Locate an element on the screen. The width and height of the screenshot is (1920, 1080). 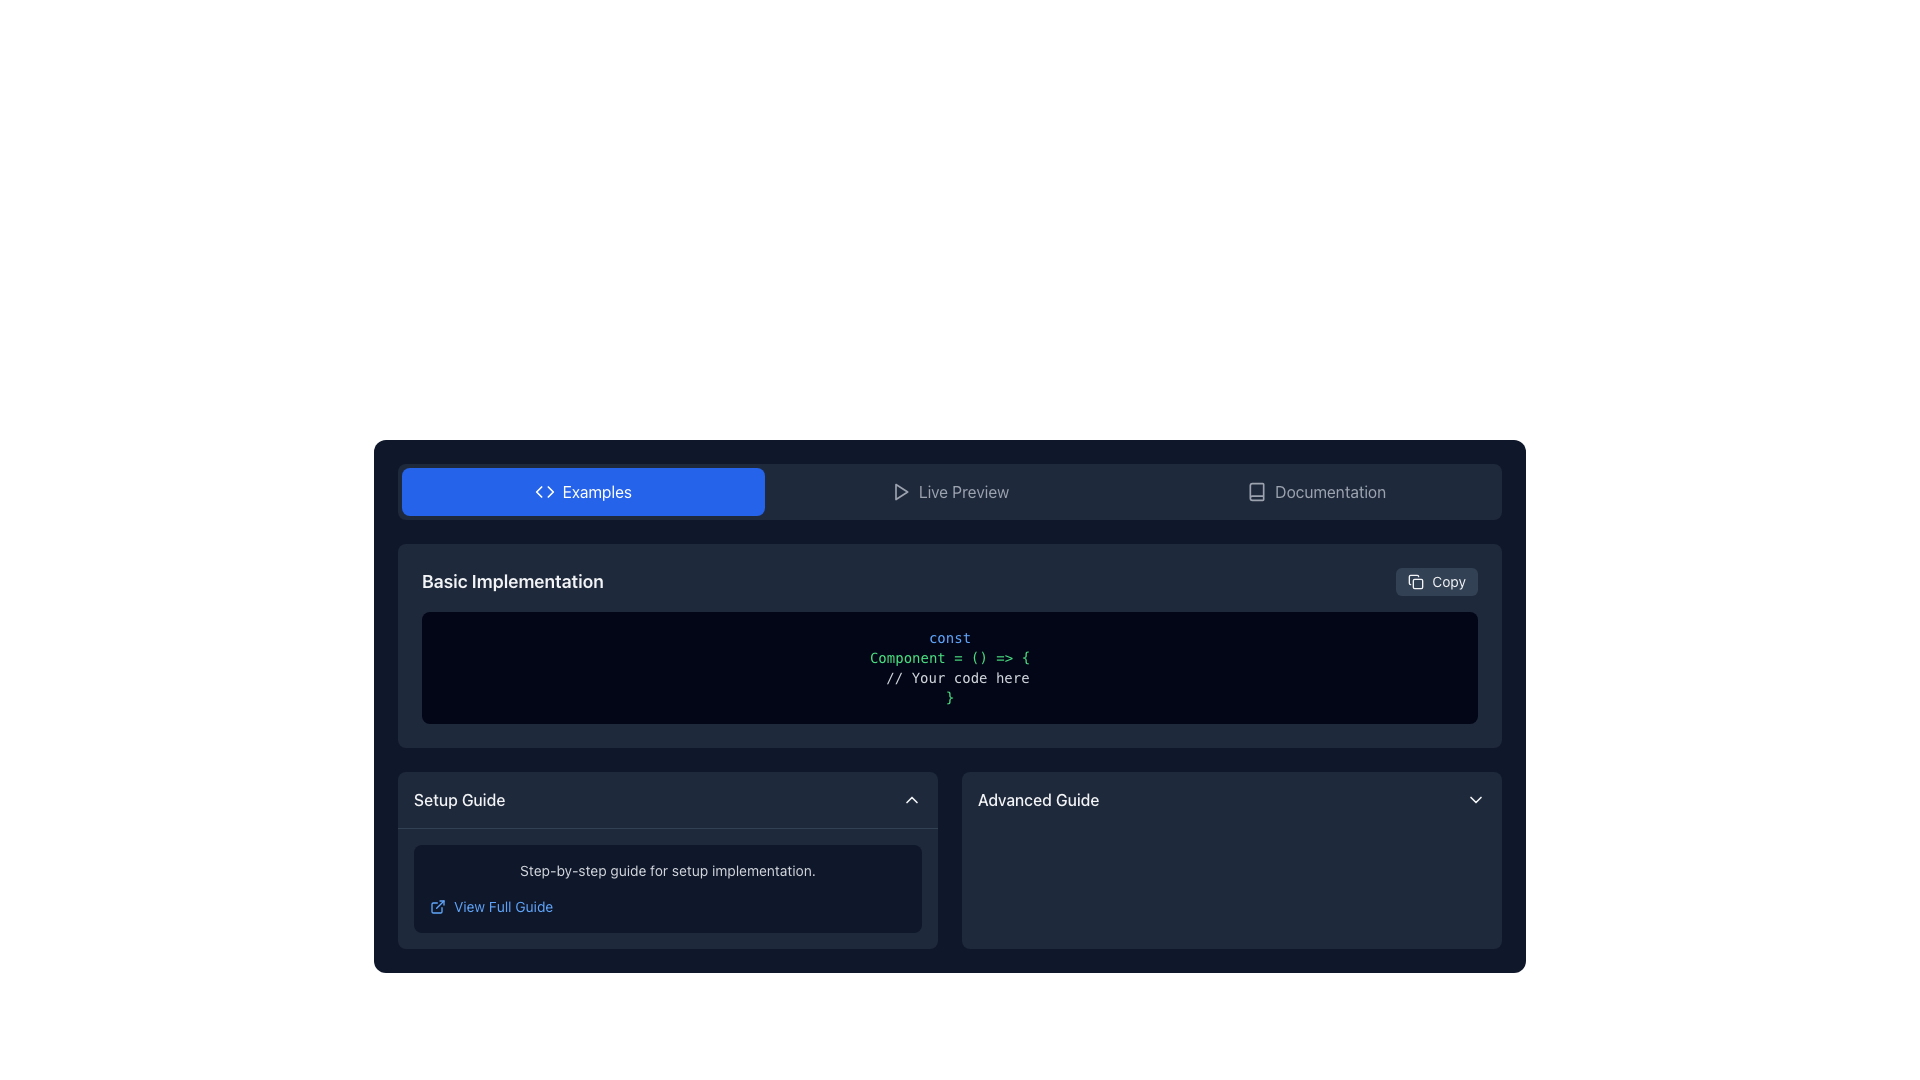
the button located in the top-right corner of the 'Basic Implementation' section to copy the associated content is located at coordinates (1436, 582).